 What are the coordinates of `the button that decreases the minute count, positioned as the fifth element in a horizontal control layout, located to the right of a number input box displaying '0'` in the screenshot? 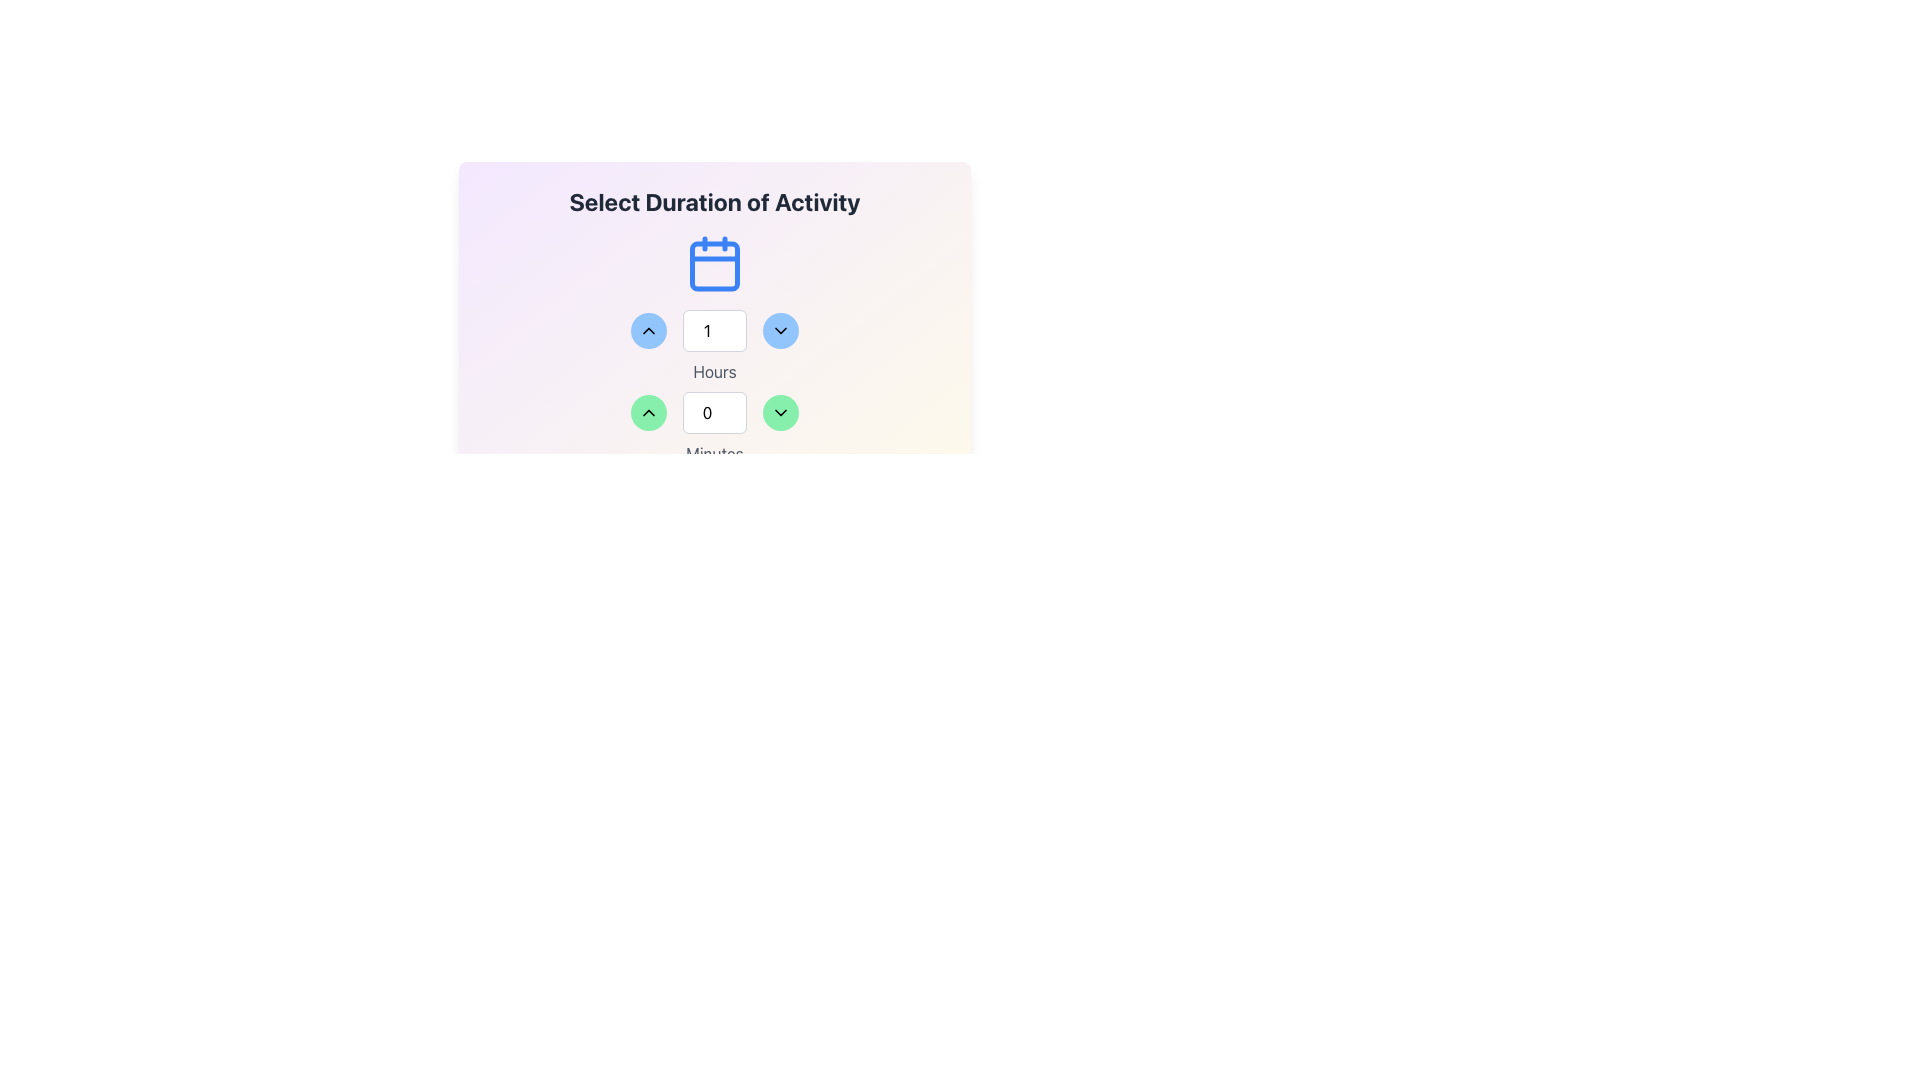 It's located at (780, 411).